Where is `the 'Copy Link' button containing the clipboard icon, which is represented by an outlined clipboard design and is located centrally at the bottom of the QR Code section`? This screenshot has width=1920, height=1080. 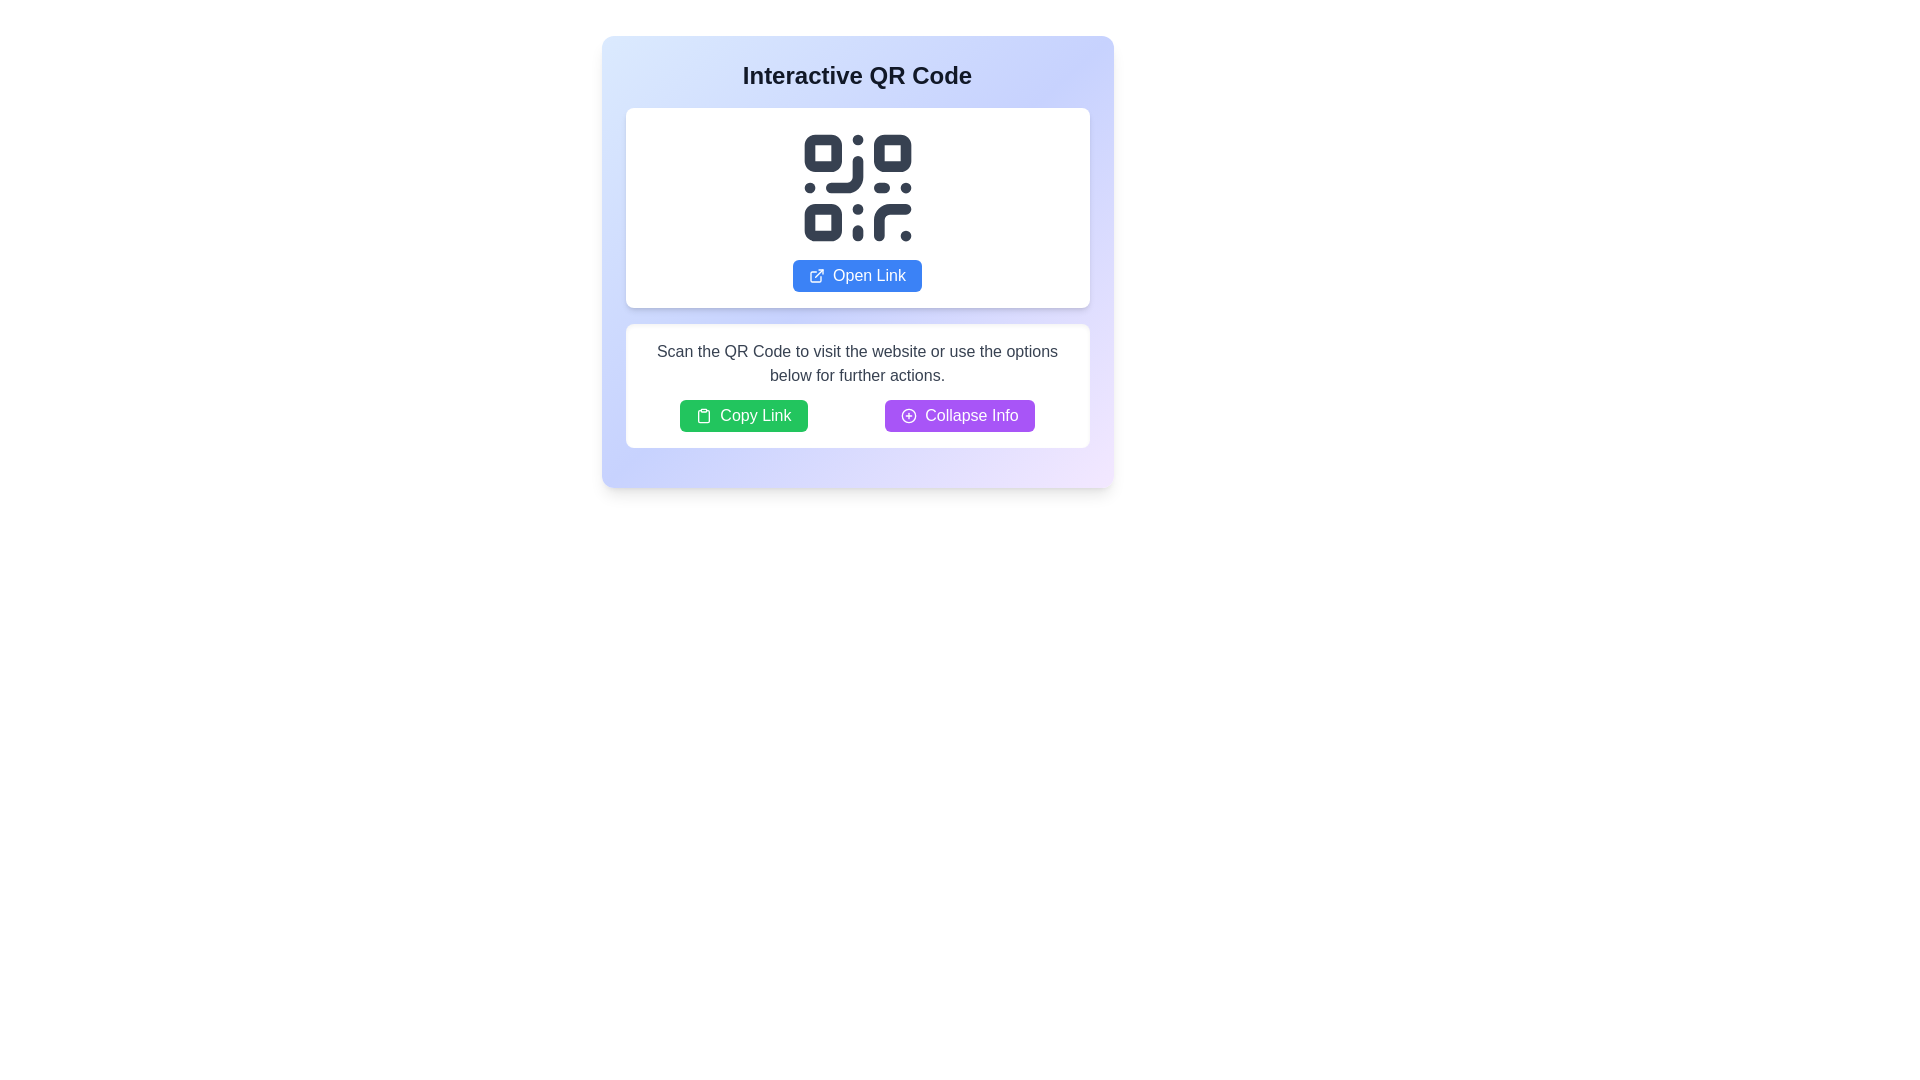 the 'Copy Link' button containing the clipboard icon, which is represented by an outlined clipboard design and is located centrally at the bottom of the QR Code section is located at coordinates (704, 415).